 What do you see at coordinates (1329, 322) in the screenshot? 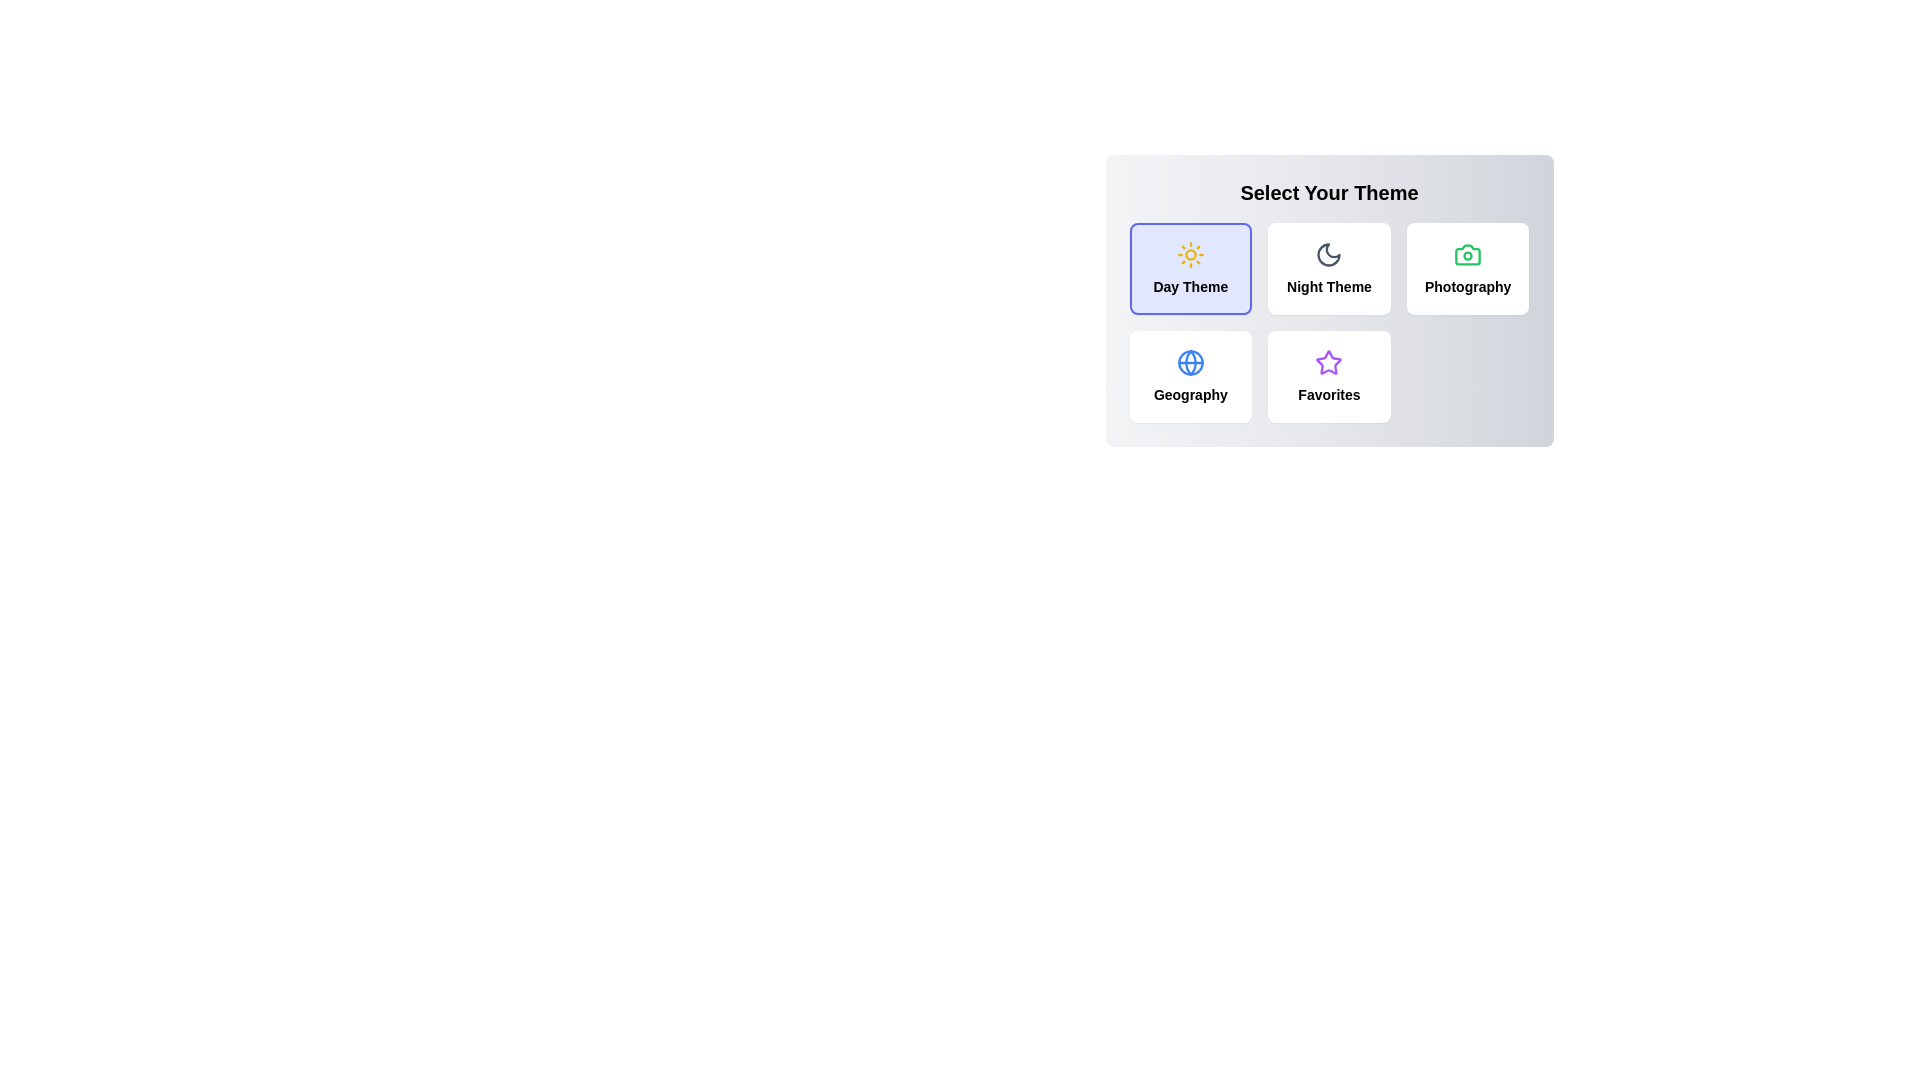
I see `a specific card within the grid layout of selectable themes located under the header 'Select Your Theme'` at bounding box center [1329, 322].